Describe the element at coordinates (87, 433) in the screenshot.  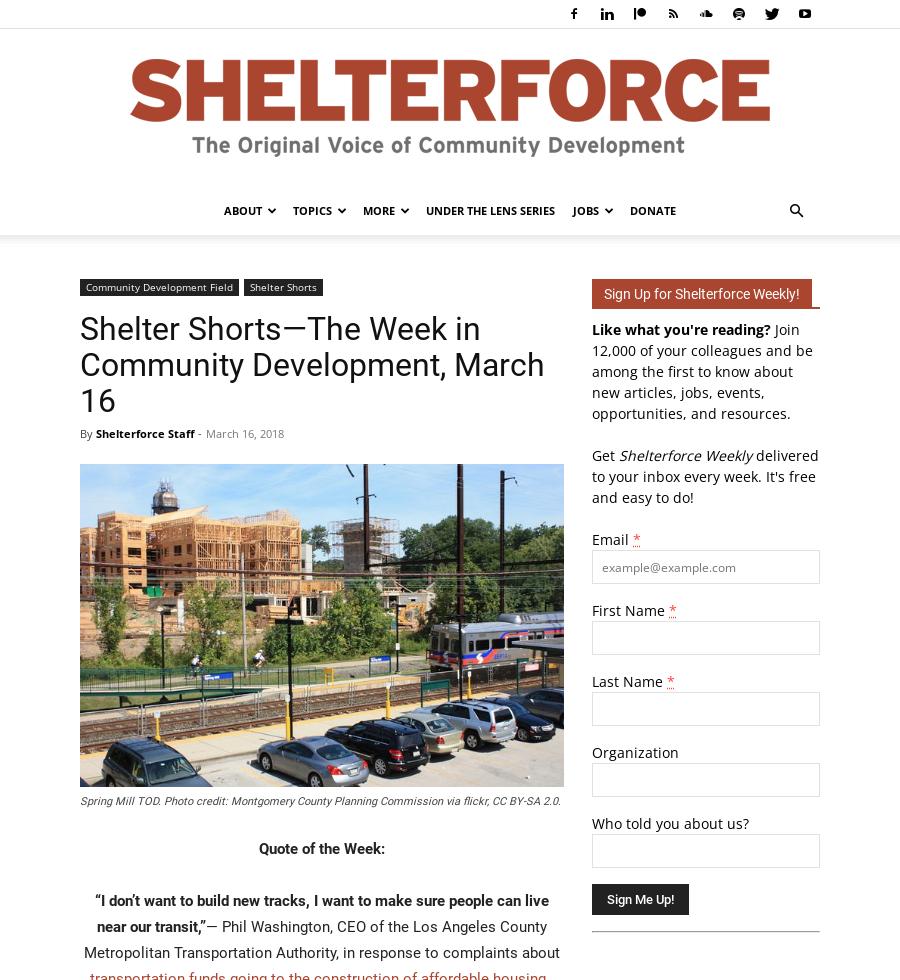
I see `'By'` at that location.